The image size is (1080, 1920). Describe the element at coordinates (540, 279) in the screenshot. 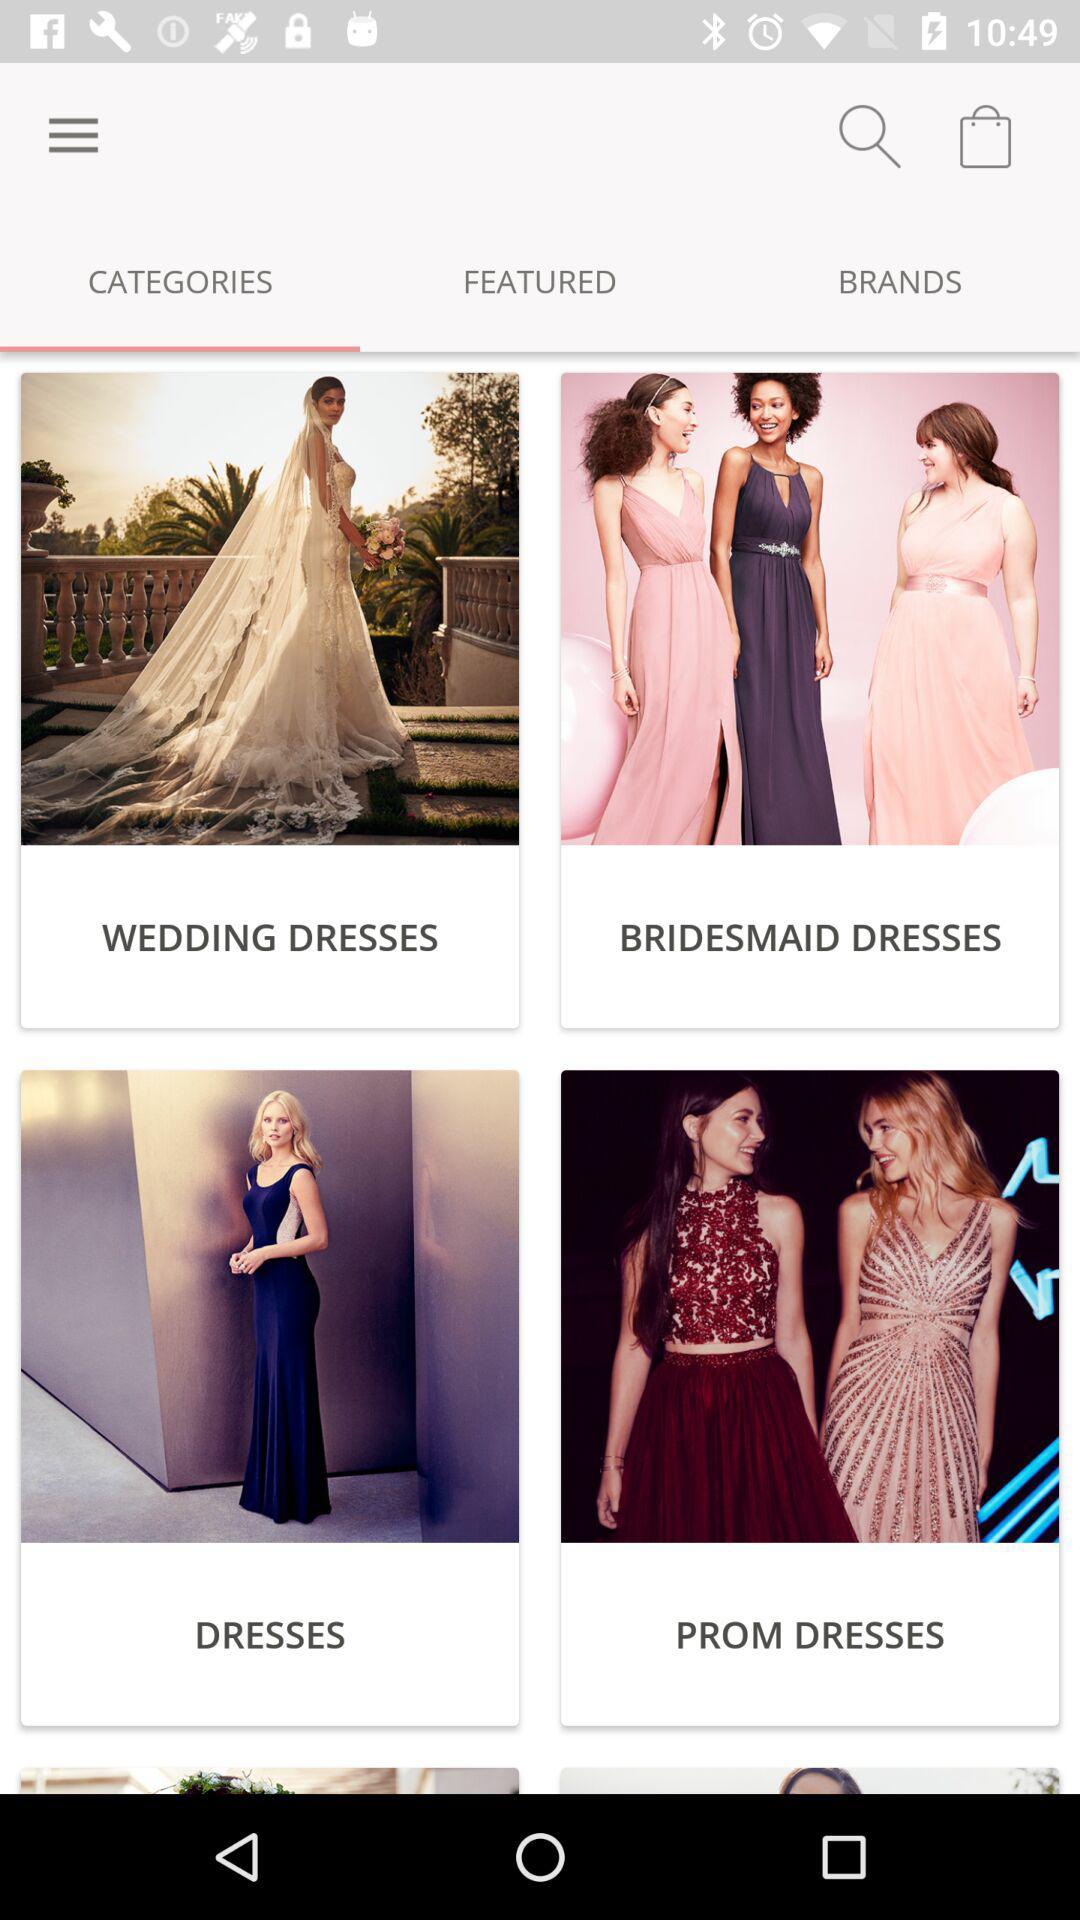

I see `the featured icon` at that location.